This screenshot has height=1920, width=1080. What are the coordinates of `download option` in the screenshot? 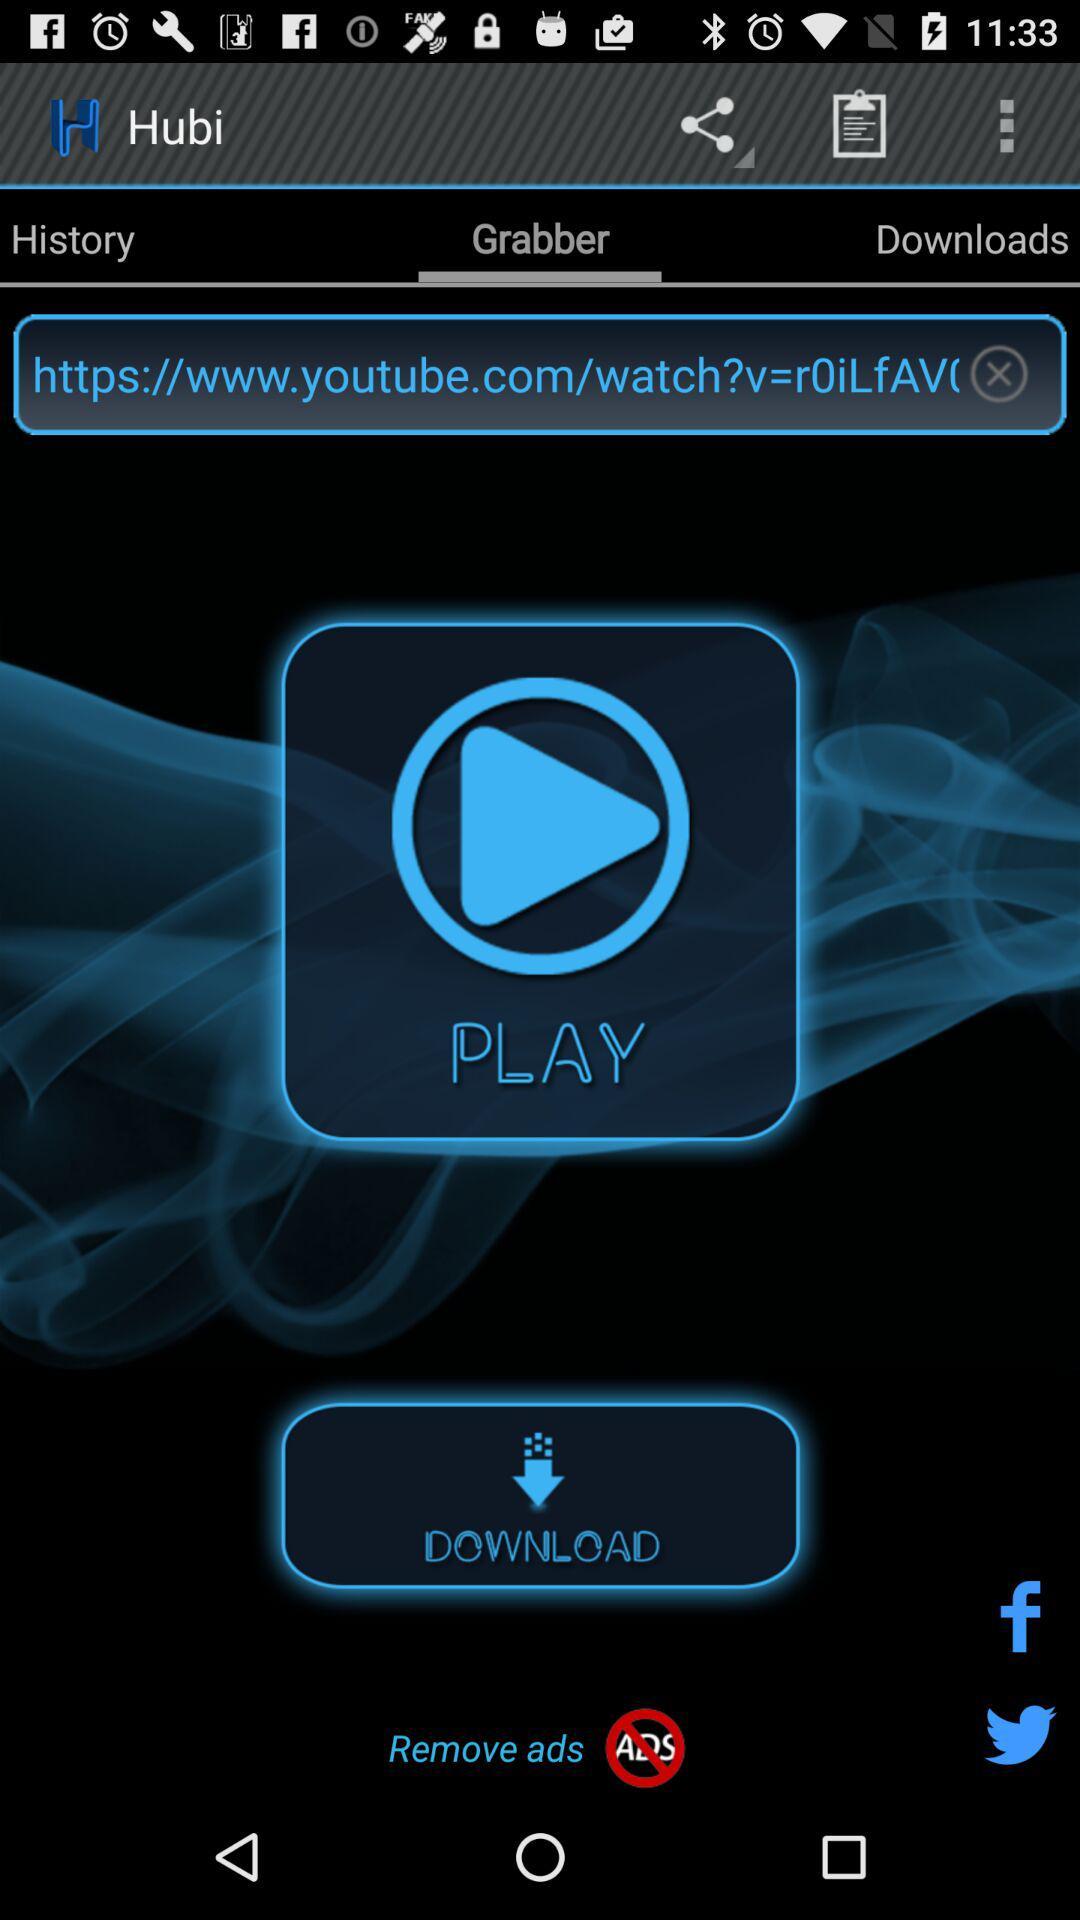 It's located at (540, 1494).